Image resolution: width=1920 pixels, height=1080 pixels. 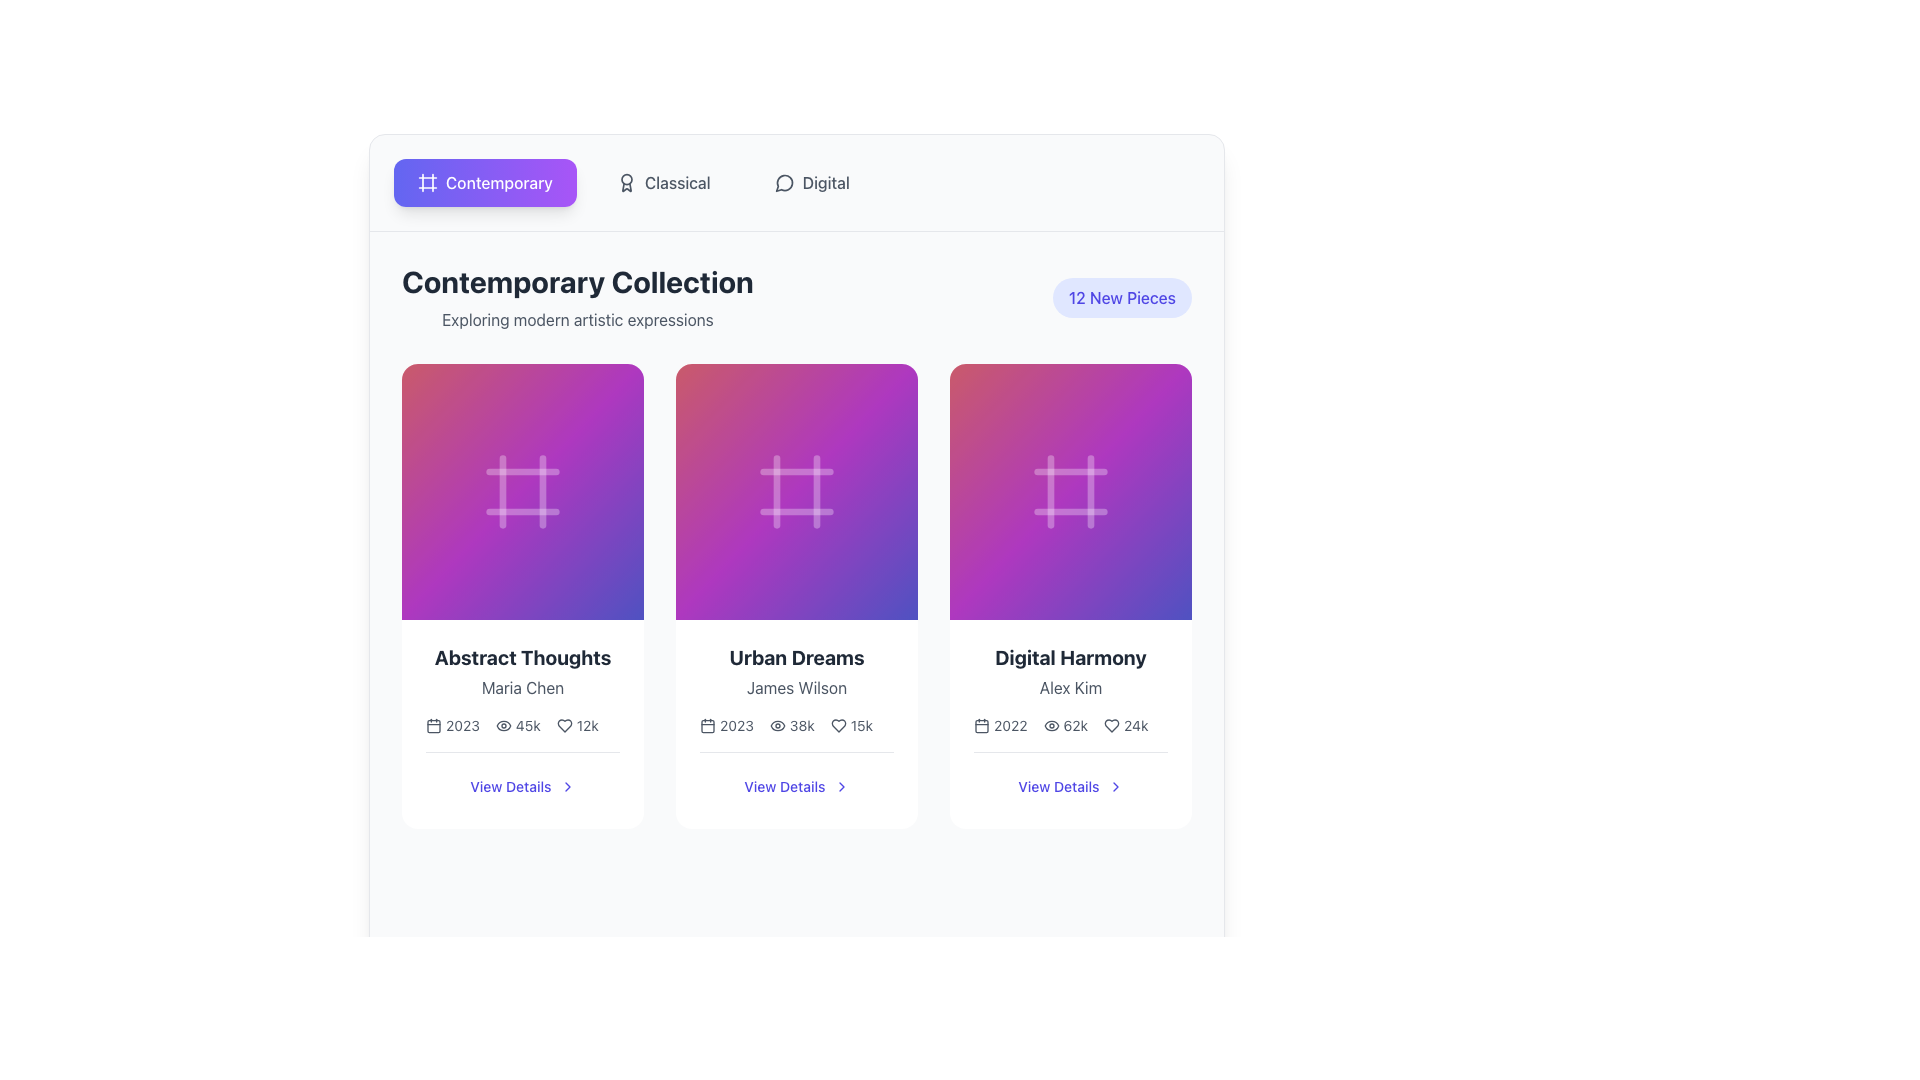 What do you see at coordinates (1050, 725) in the screenshot?
I see `the eye icon representing visibility or views, located` at bounding box center [1050, 725].